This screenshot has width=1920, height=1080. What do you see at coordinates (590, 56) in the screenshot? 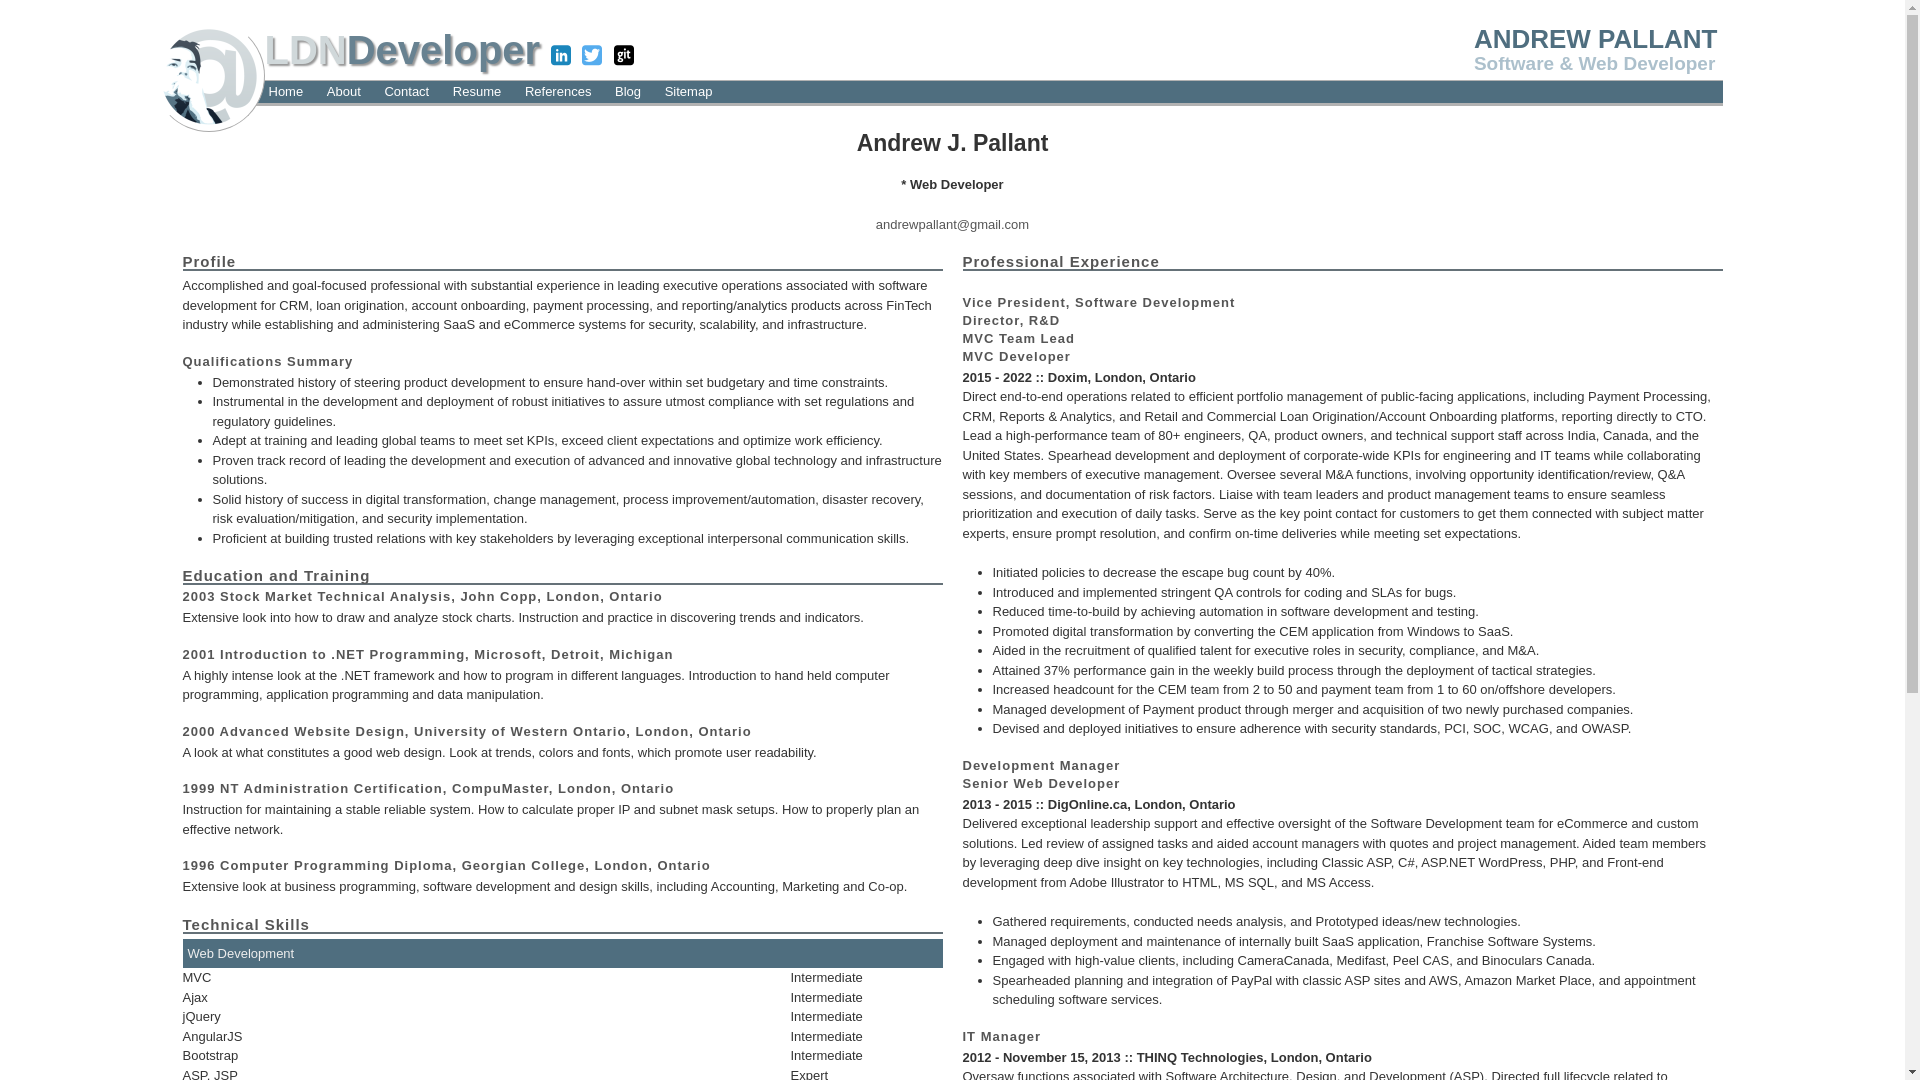
I see `'Click For My Twitter Profile'` at bounding box center [590, 56].